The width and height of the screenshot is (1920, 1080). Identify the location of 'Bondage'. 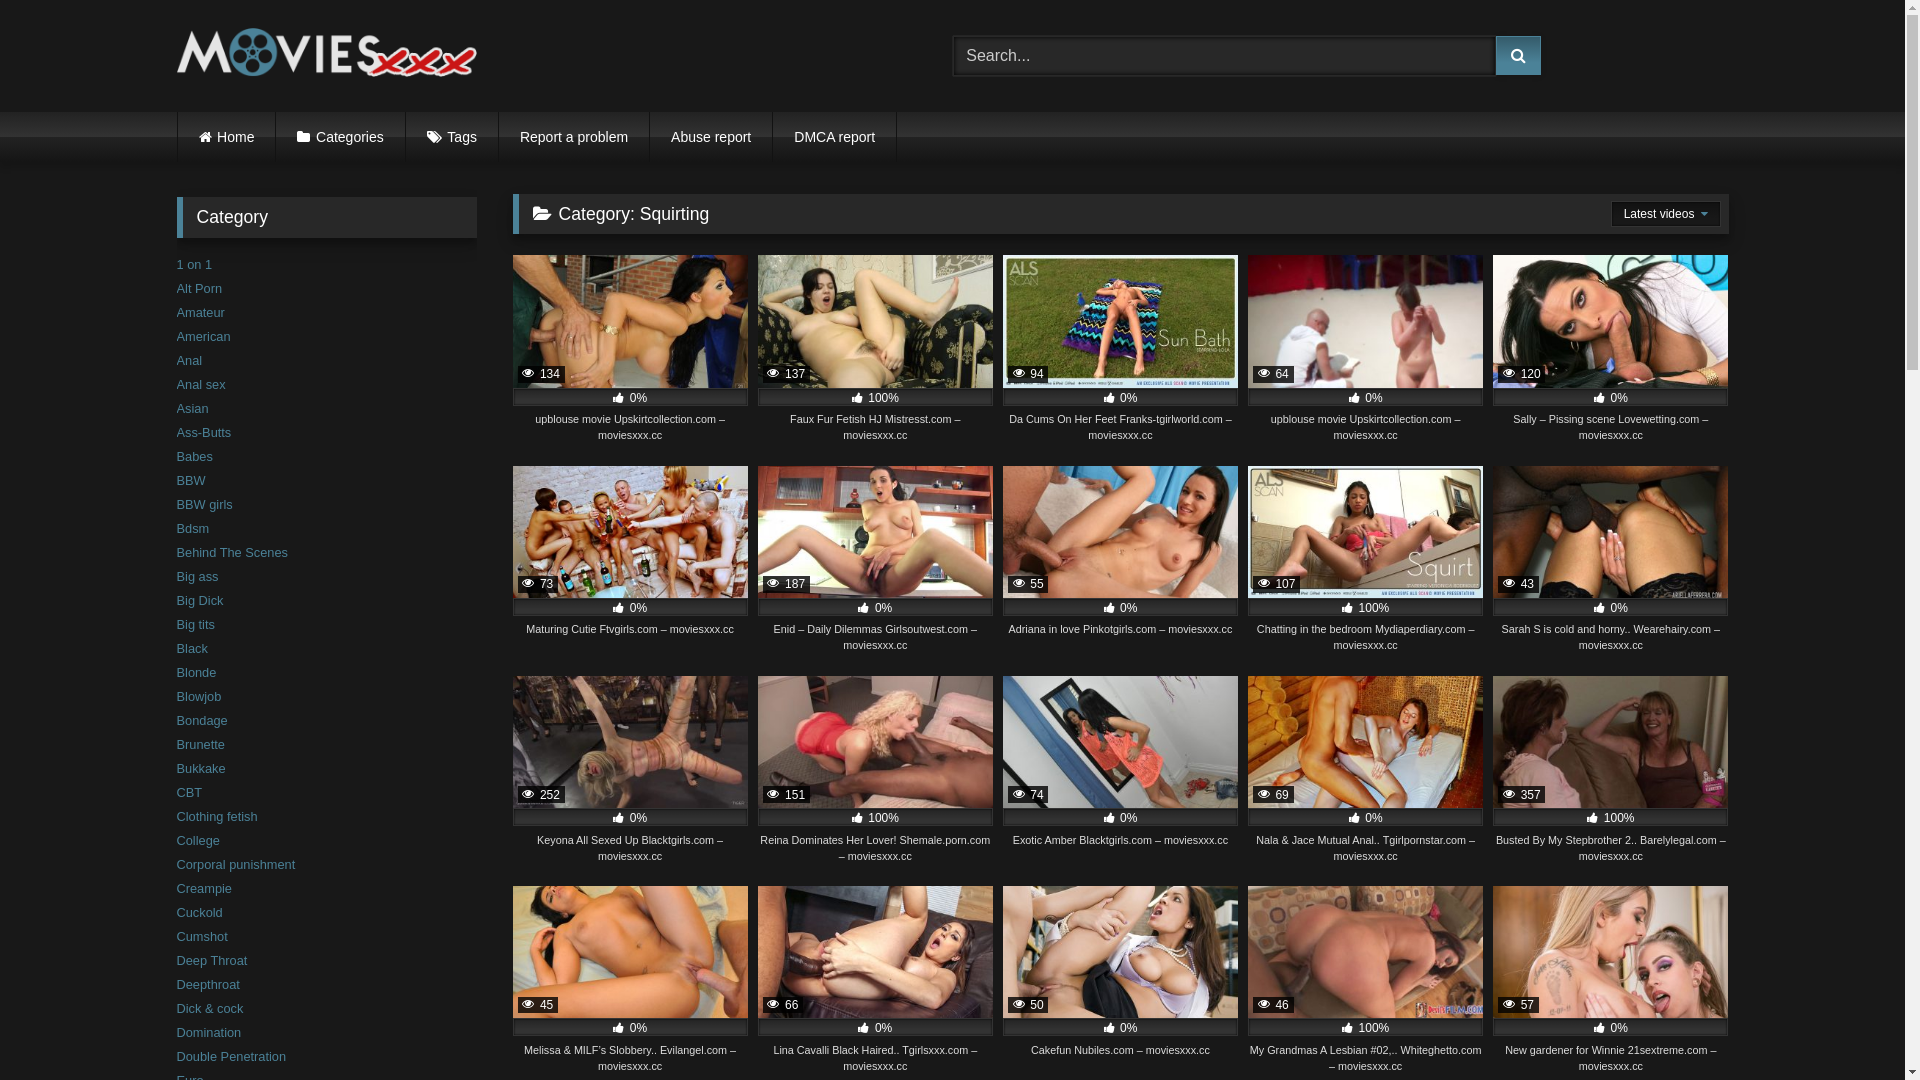
(201, 720).